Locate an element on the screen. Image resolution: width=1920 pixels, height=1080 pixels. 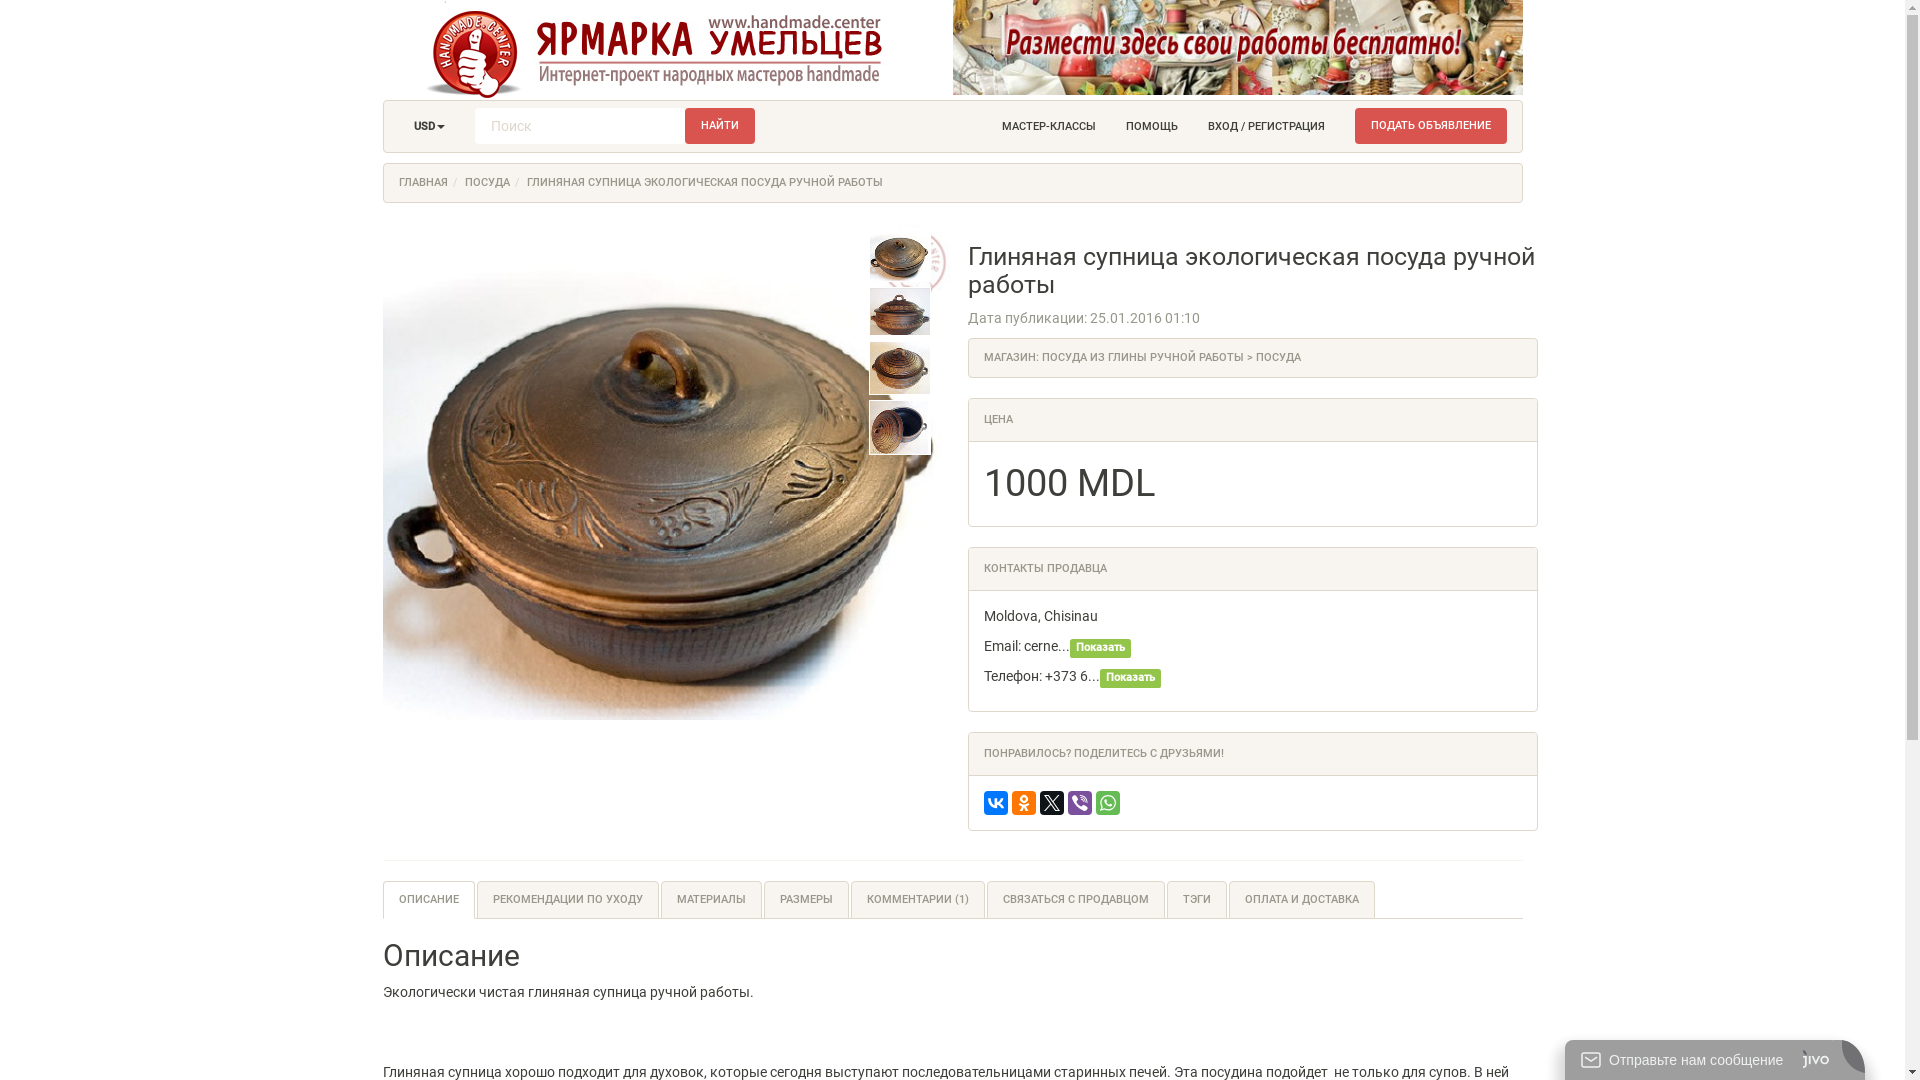
'WhatsApp' is located at coordinates (1107, 801).